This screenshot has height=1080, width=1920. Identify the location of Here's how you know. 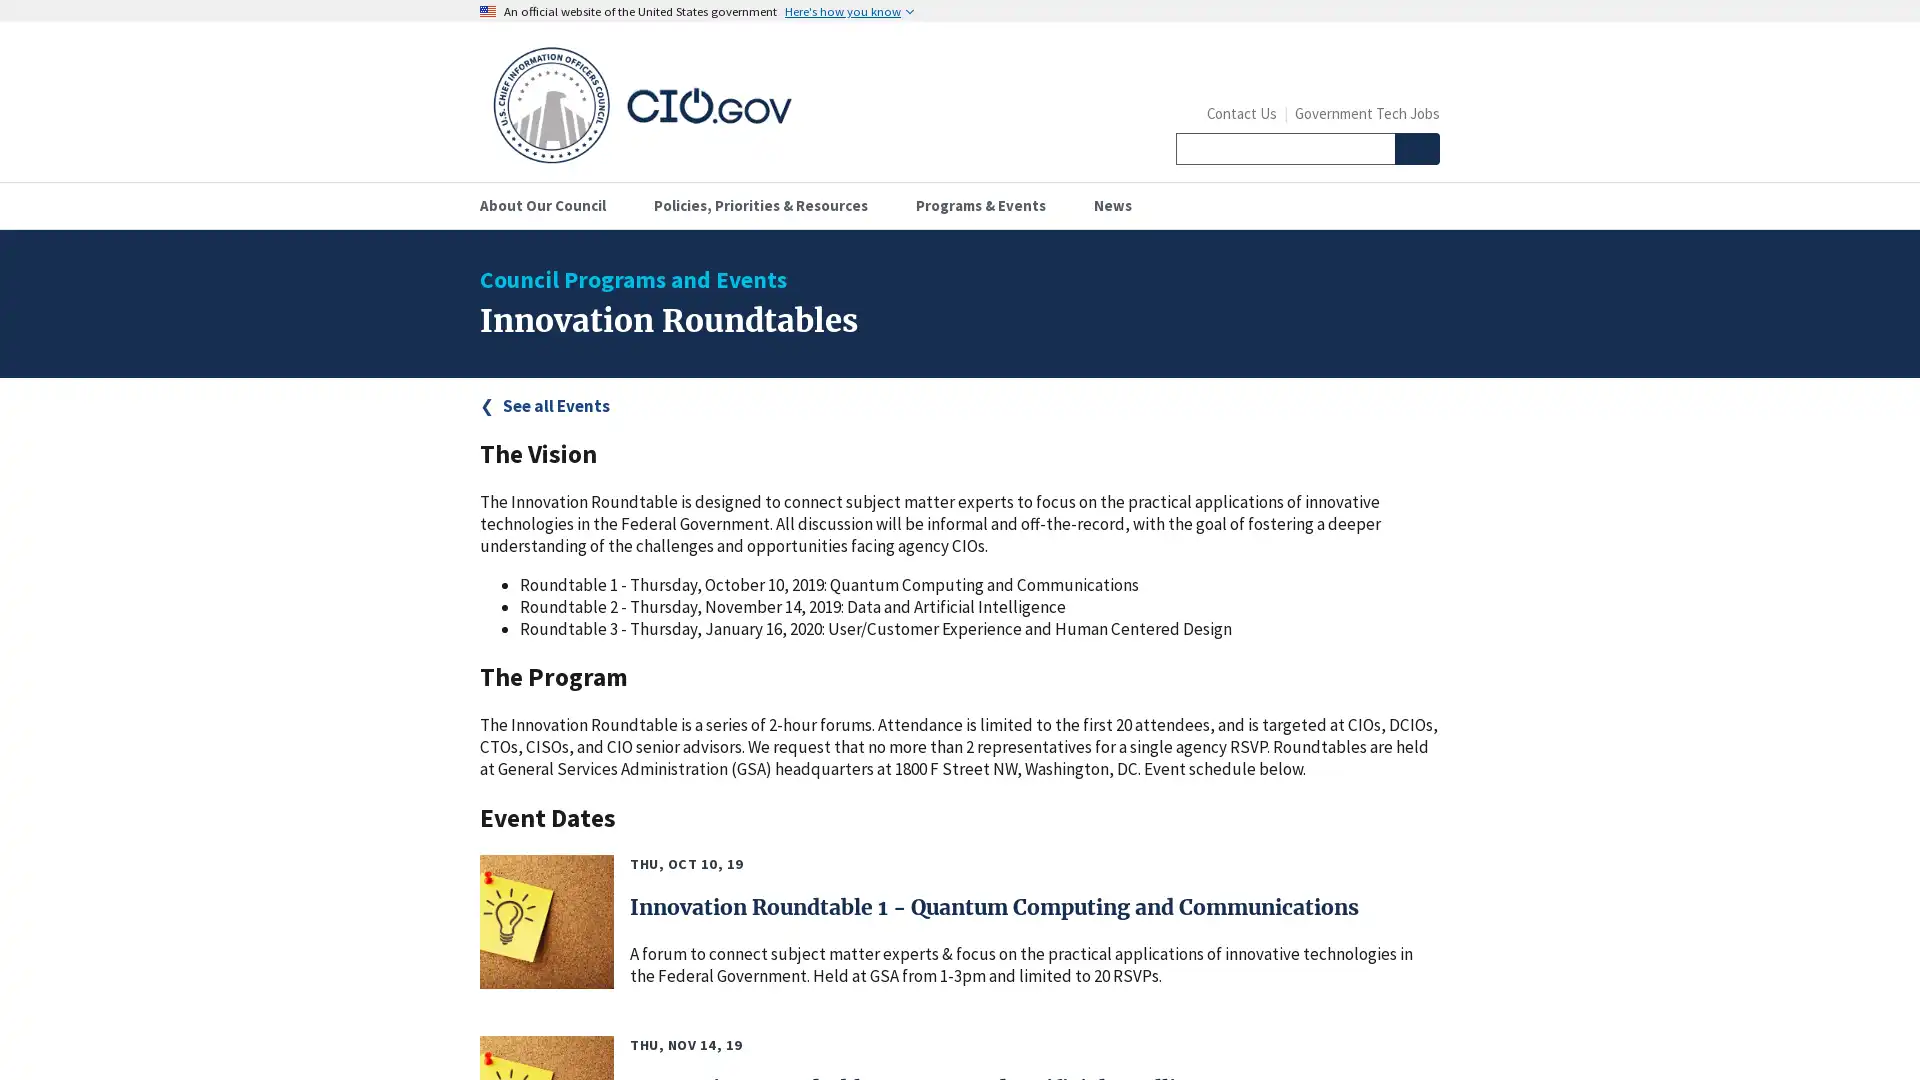
(849, 11).